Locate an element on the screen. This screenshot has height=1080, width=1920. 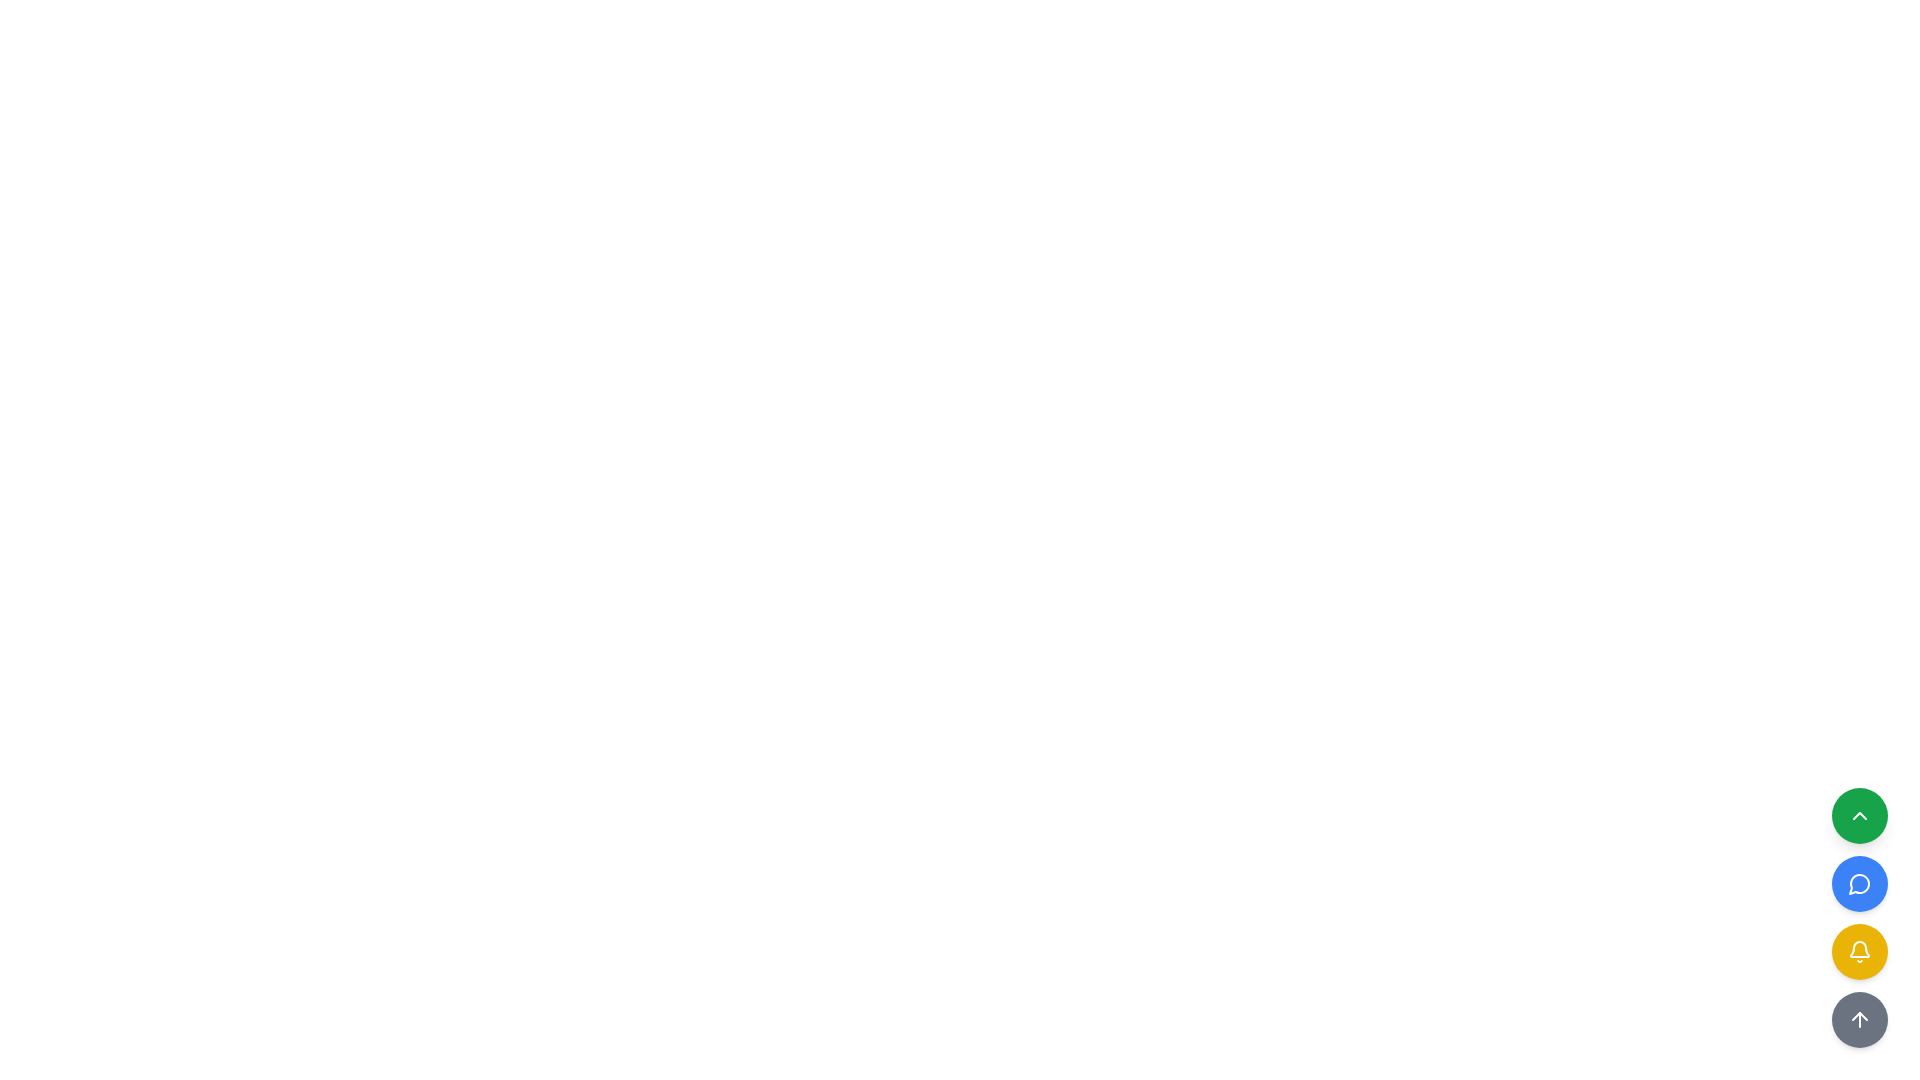
the middle circular button, which is yellow with a notification bell icon is located at coordinates (1859, 951).